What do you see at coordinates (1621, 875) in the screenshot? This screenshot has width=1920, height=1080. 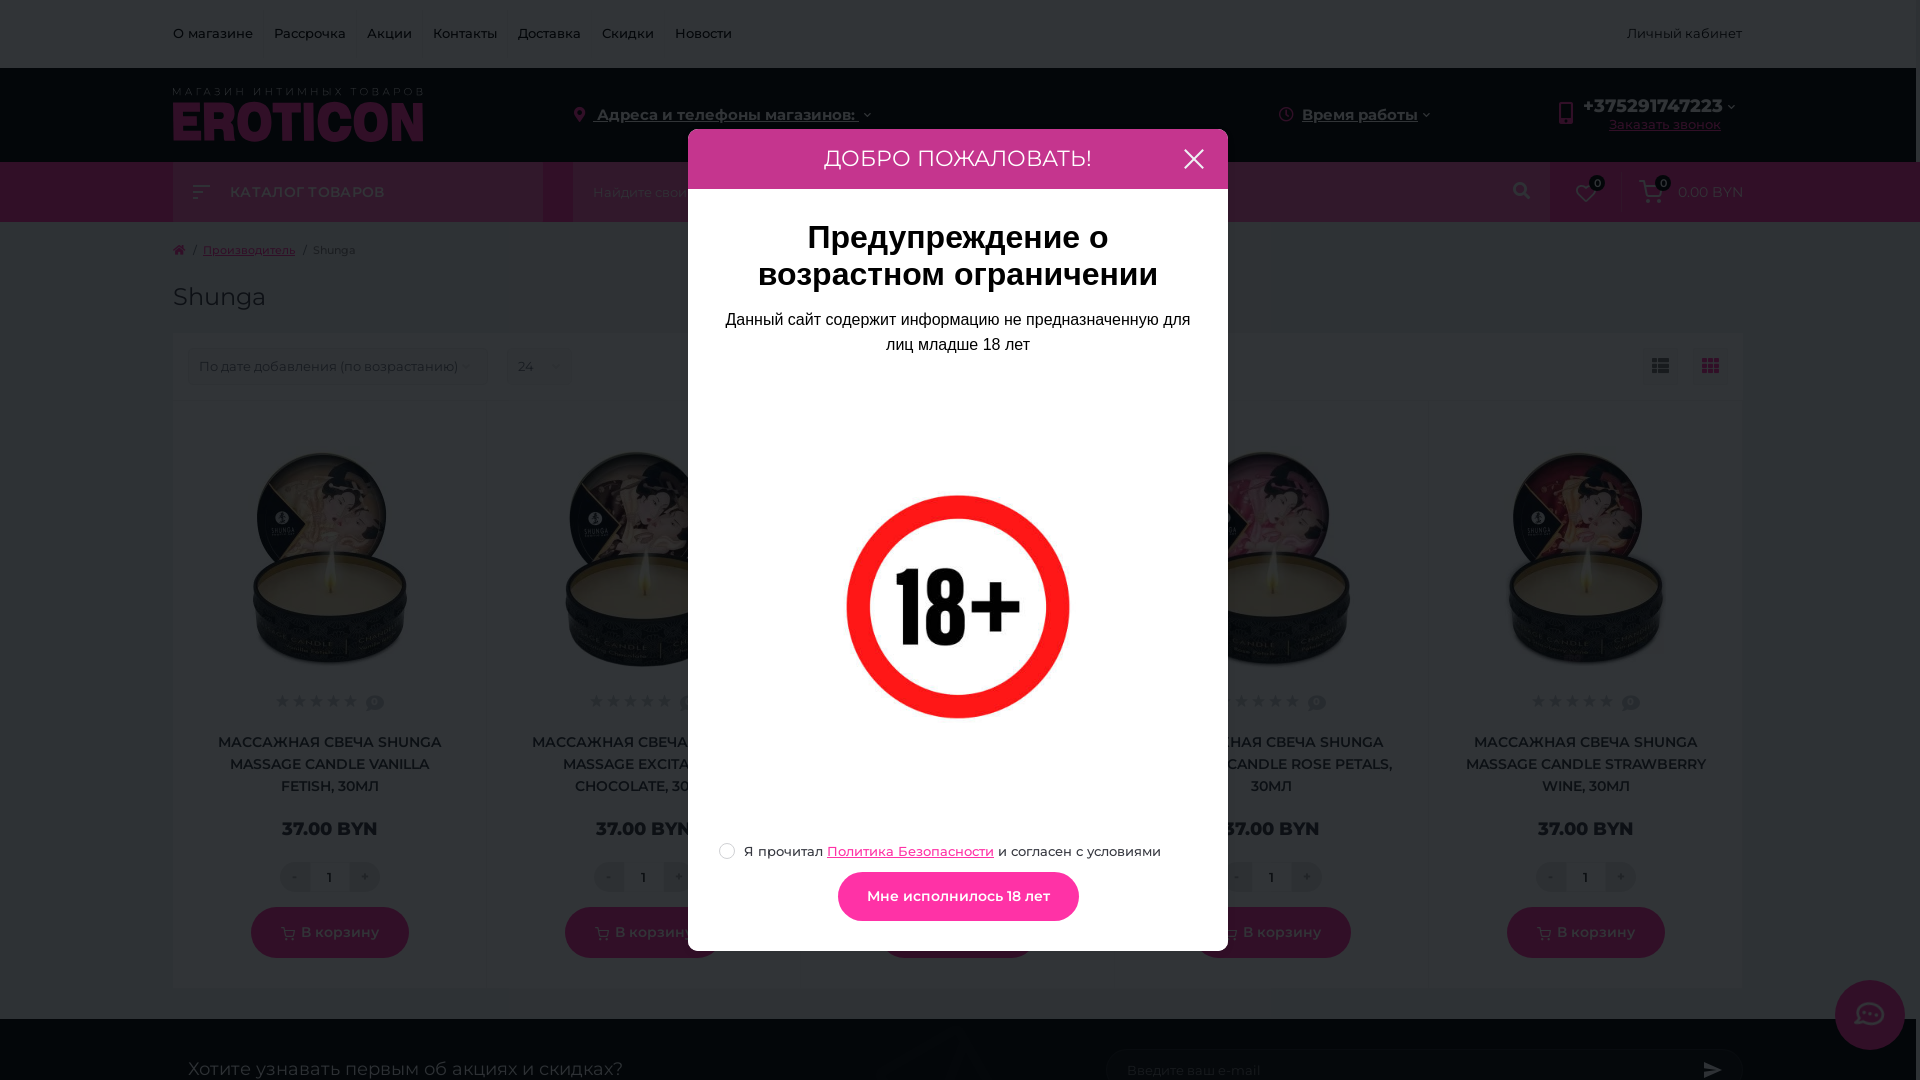 I see `'+'` at bounding box center [1621, 875].